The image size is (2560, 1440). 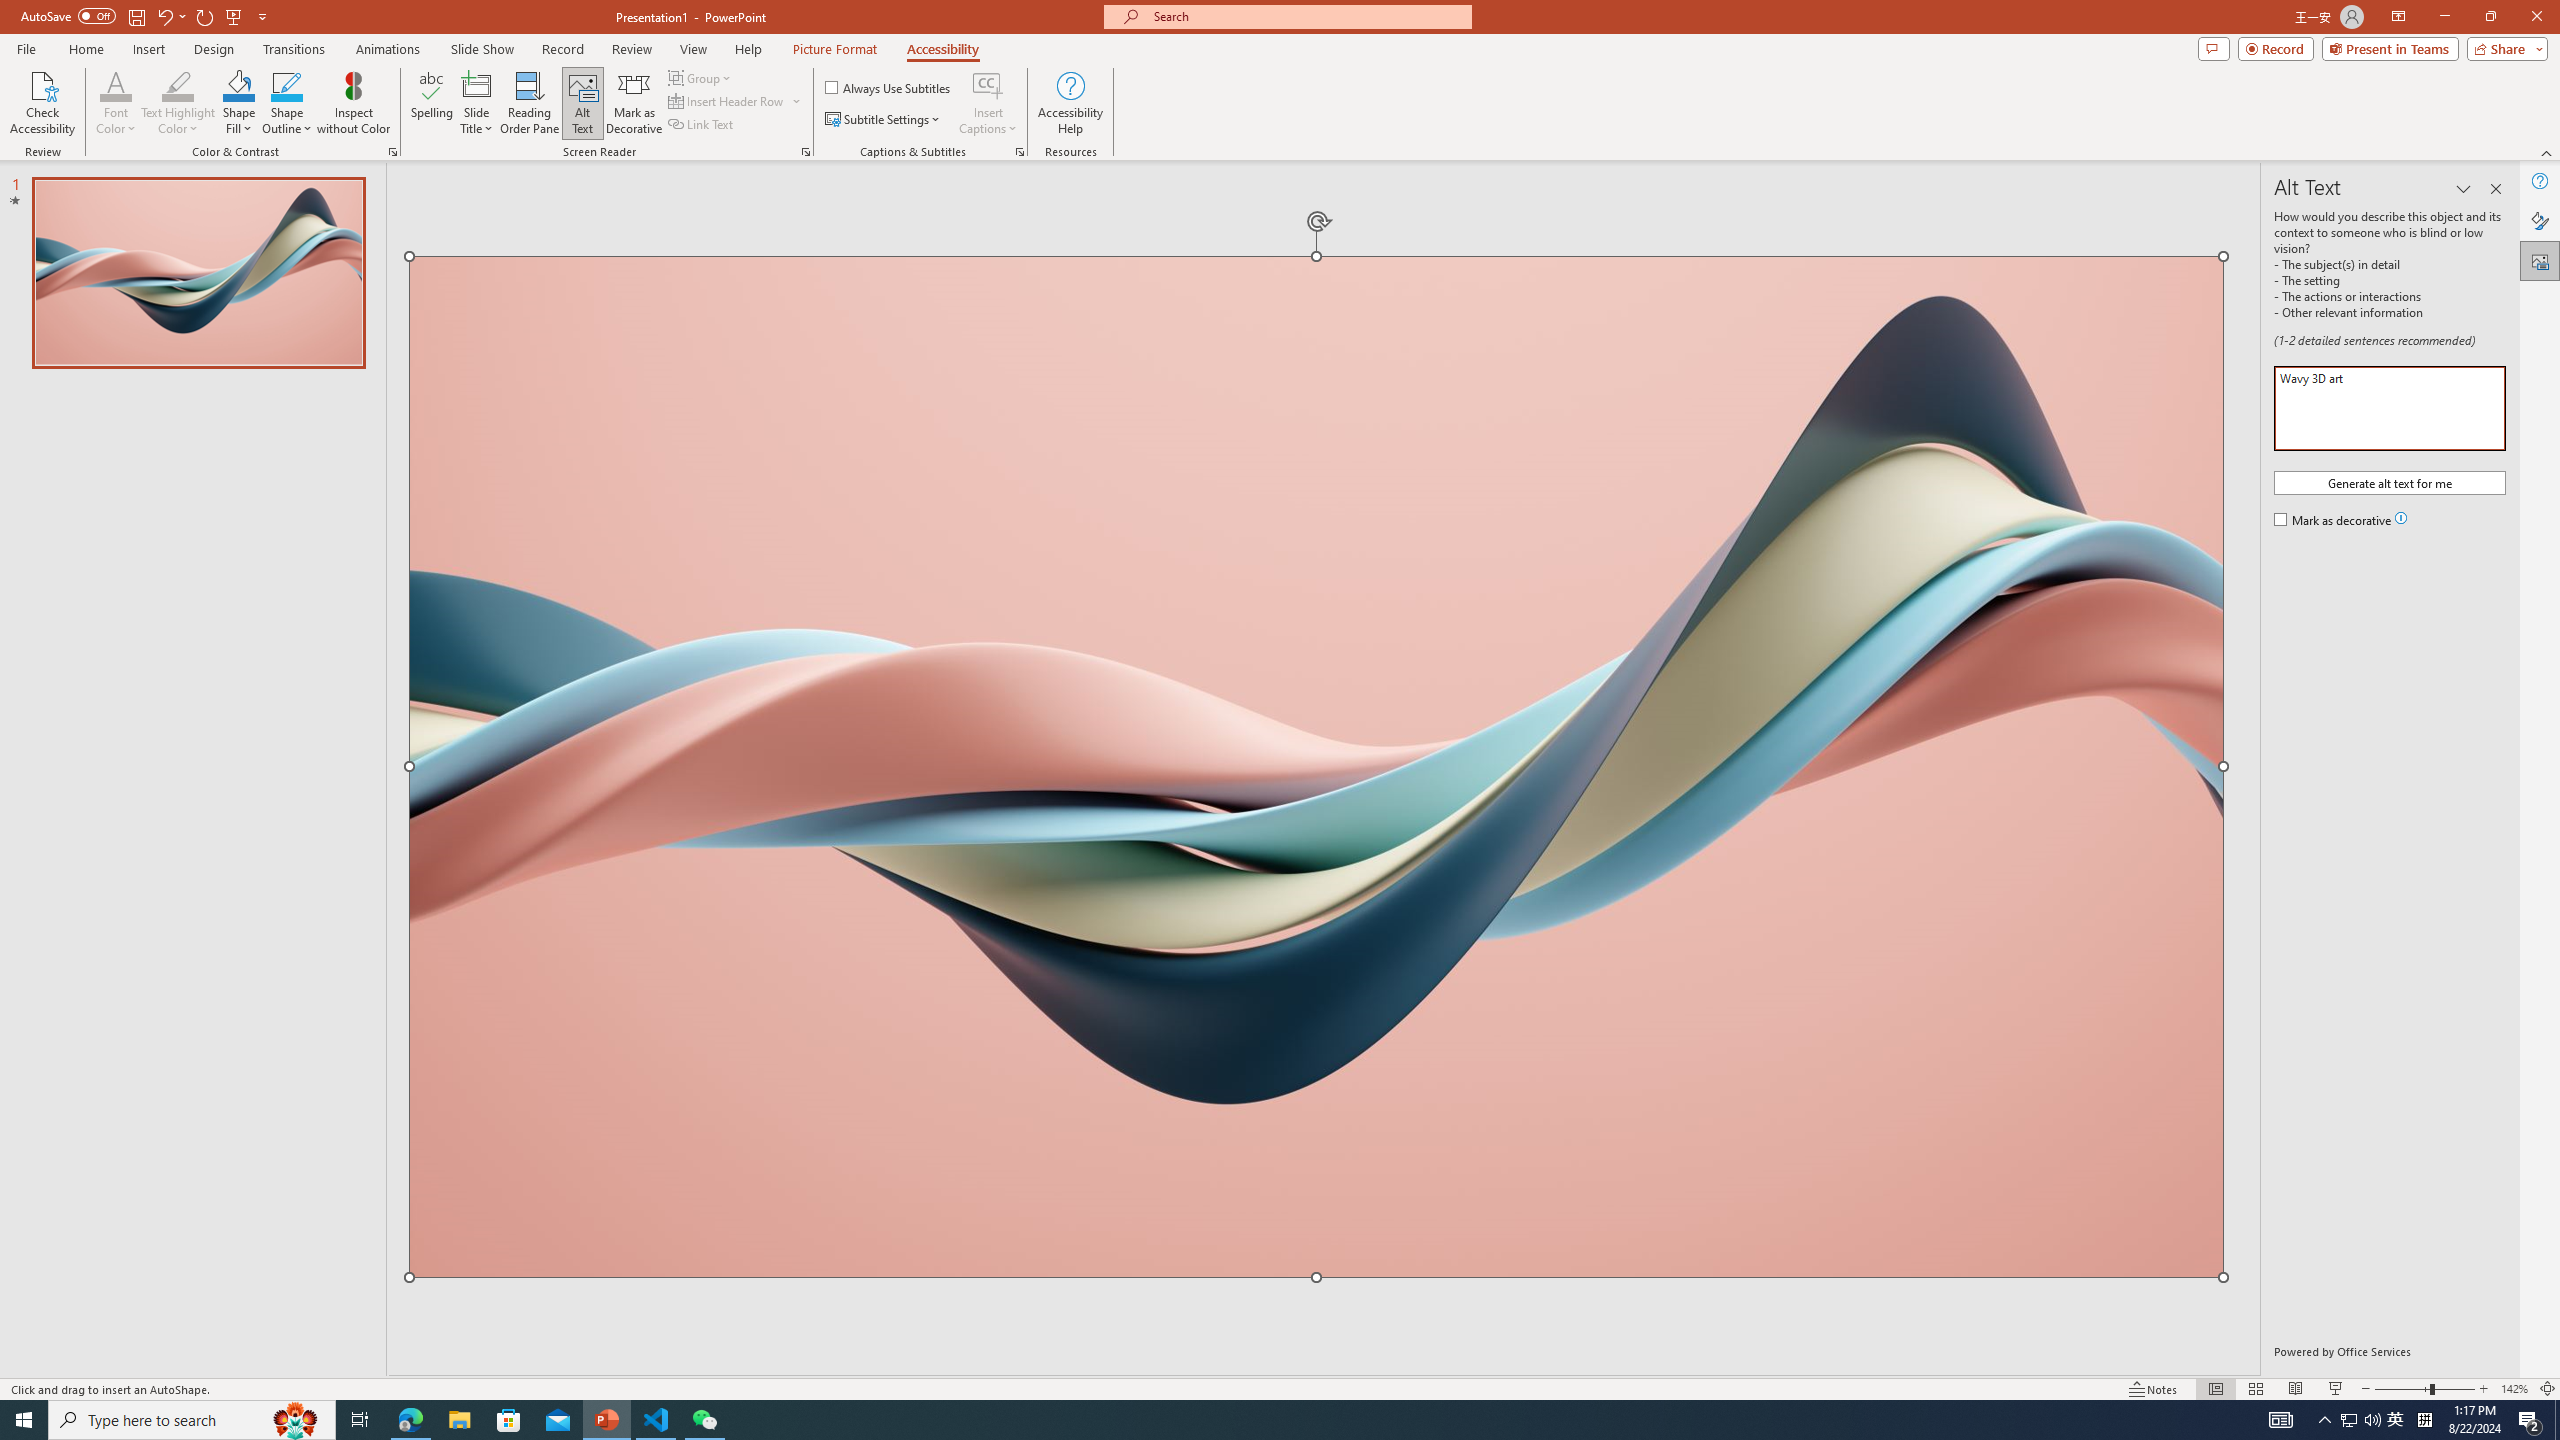 I want to click on 'Link Text', so click(x=701, y=122).